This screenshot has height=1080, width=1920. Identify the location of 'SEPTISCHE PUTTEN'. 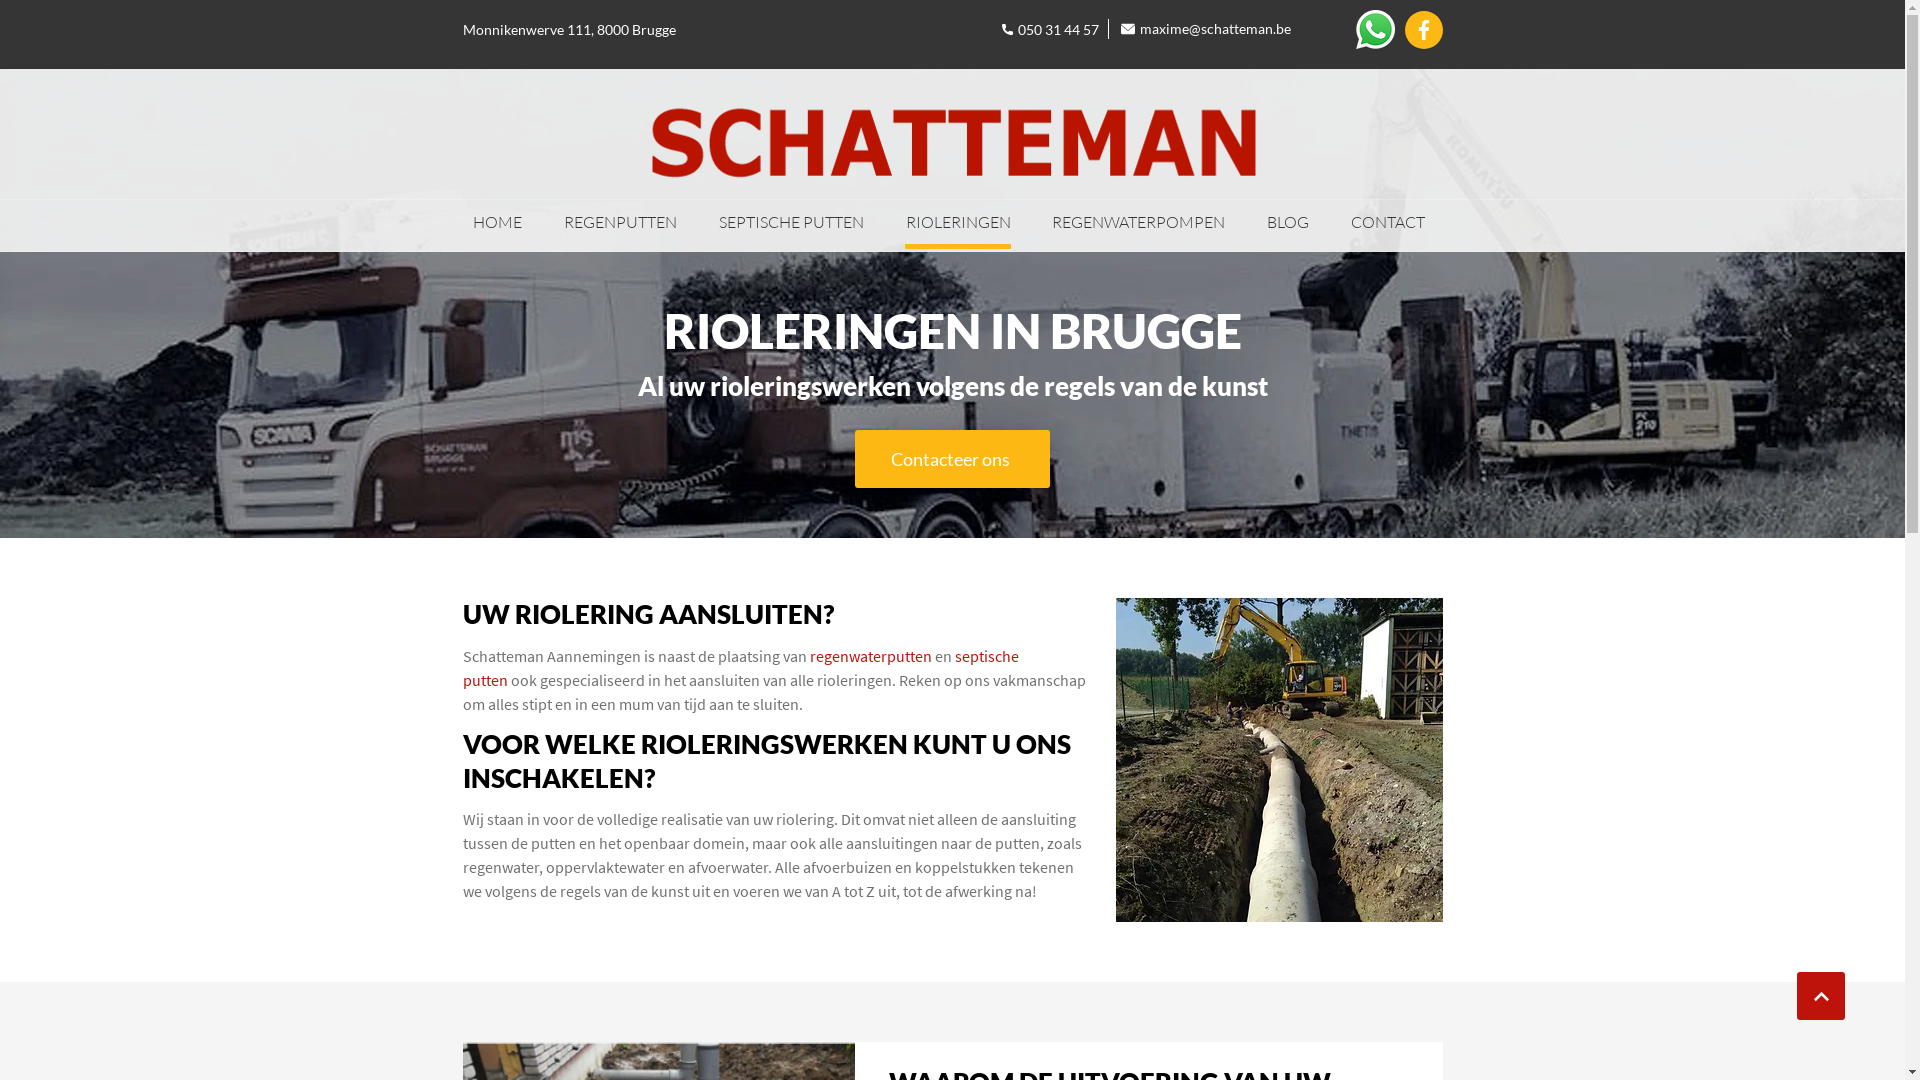
(790, 224).